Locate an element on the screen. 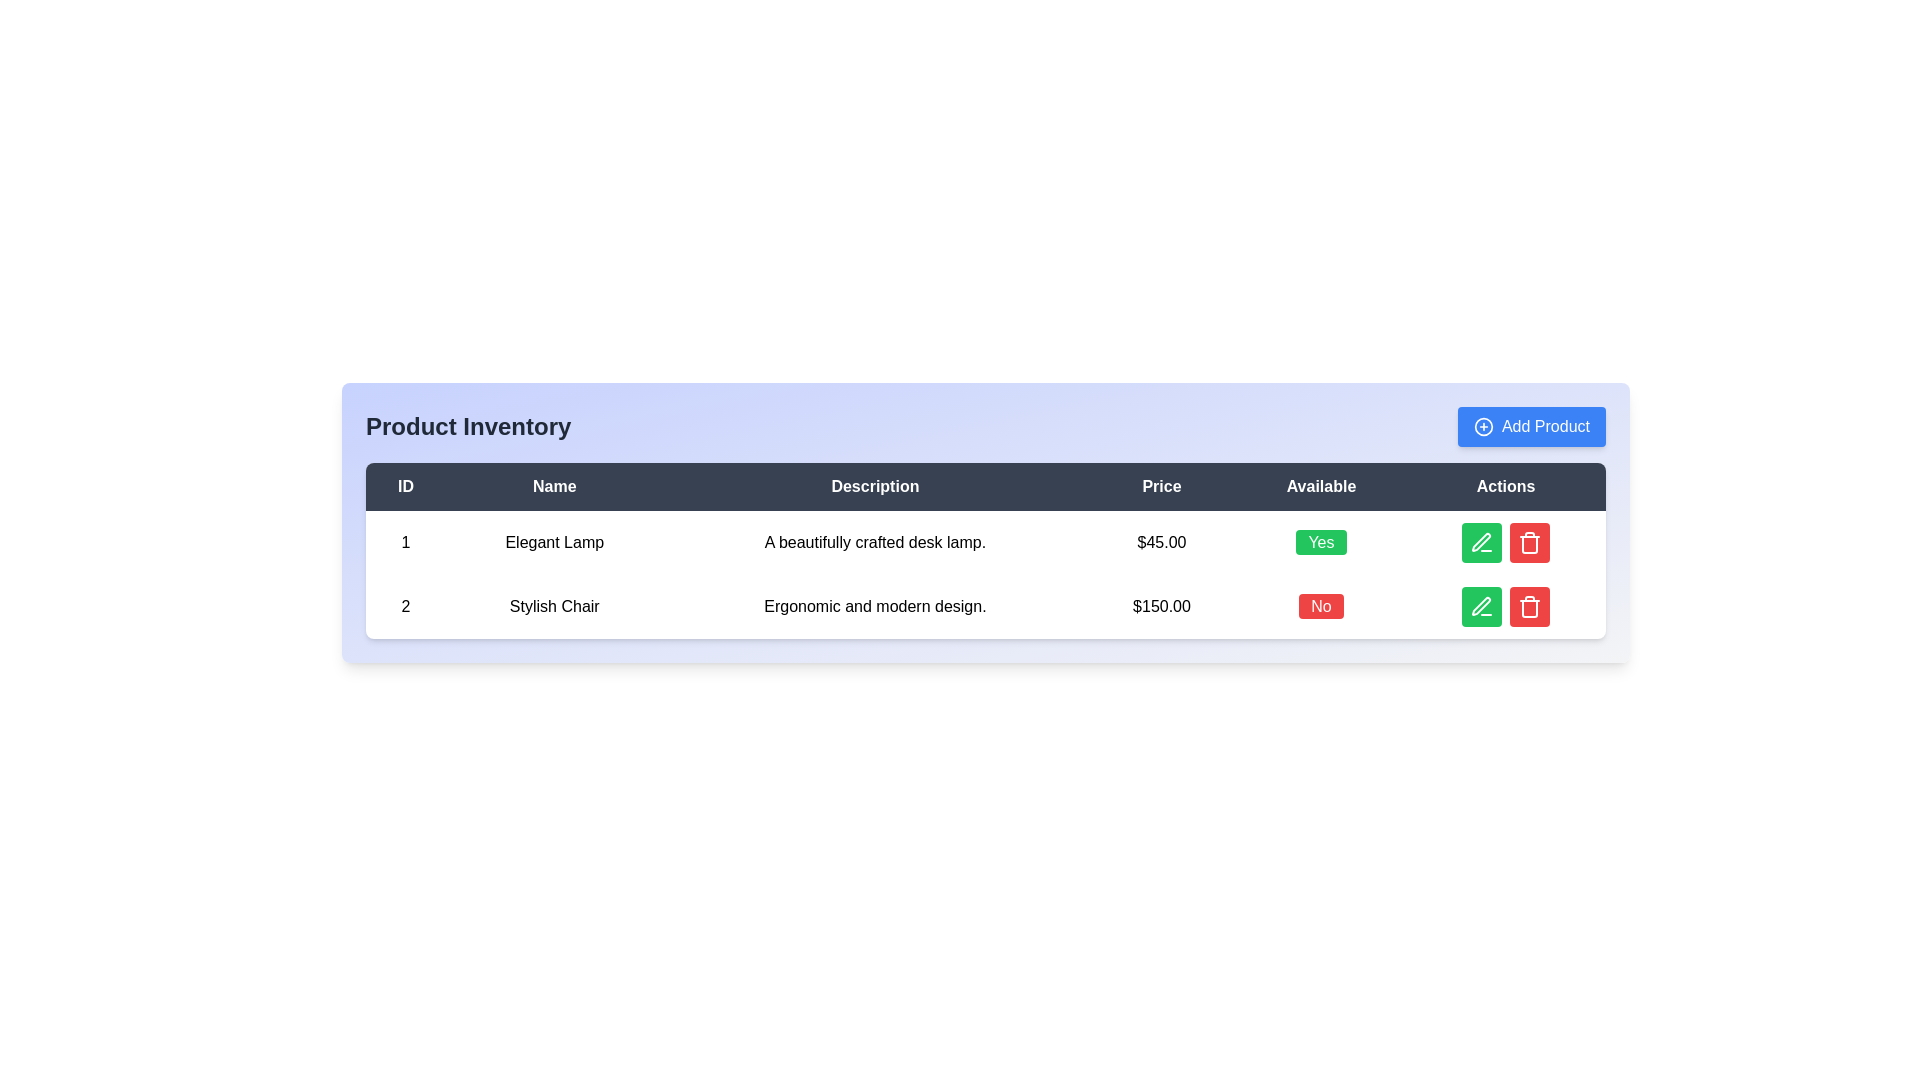  the Price display field for the 'Elegant Lamp' product, which is located in the fourth column of the first row under the 'Price' heading is located at coordinates (1161, 543).